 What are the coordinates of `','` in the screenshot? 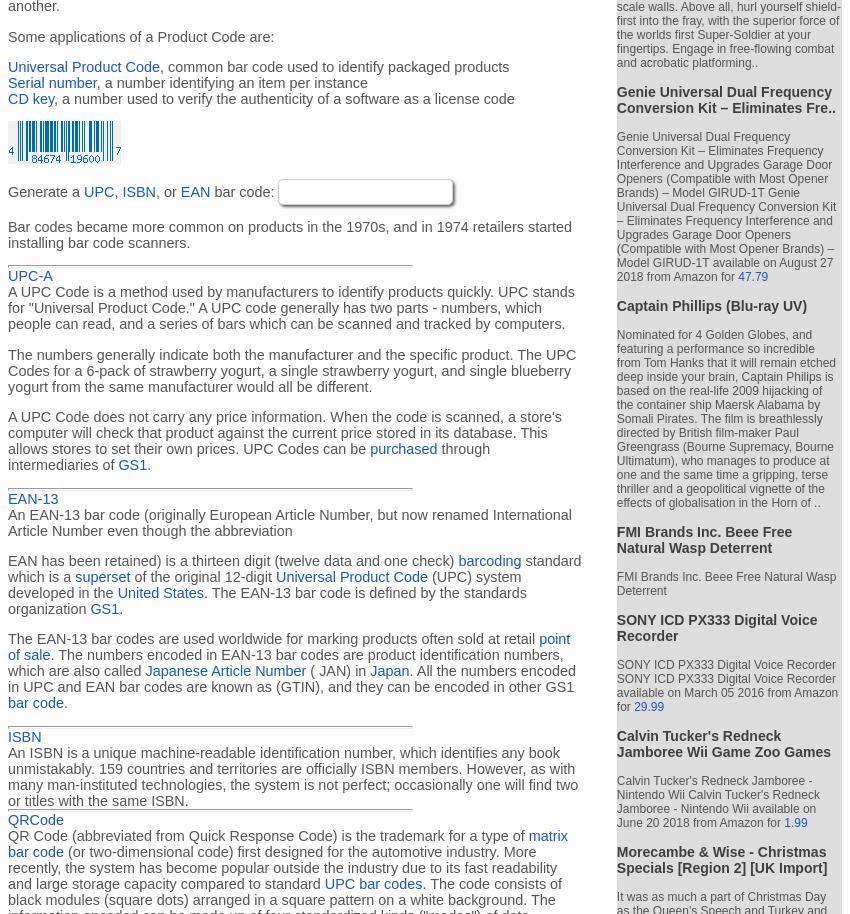 It's located at (116, 191).